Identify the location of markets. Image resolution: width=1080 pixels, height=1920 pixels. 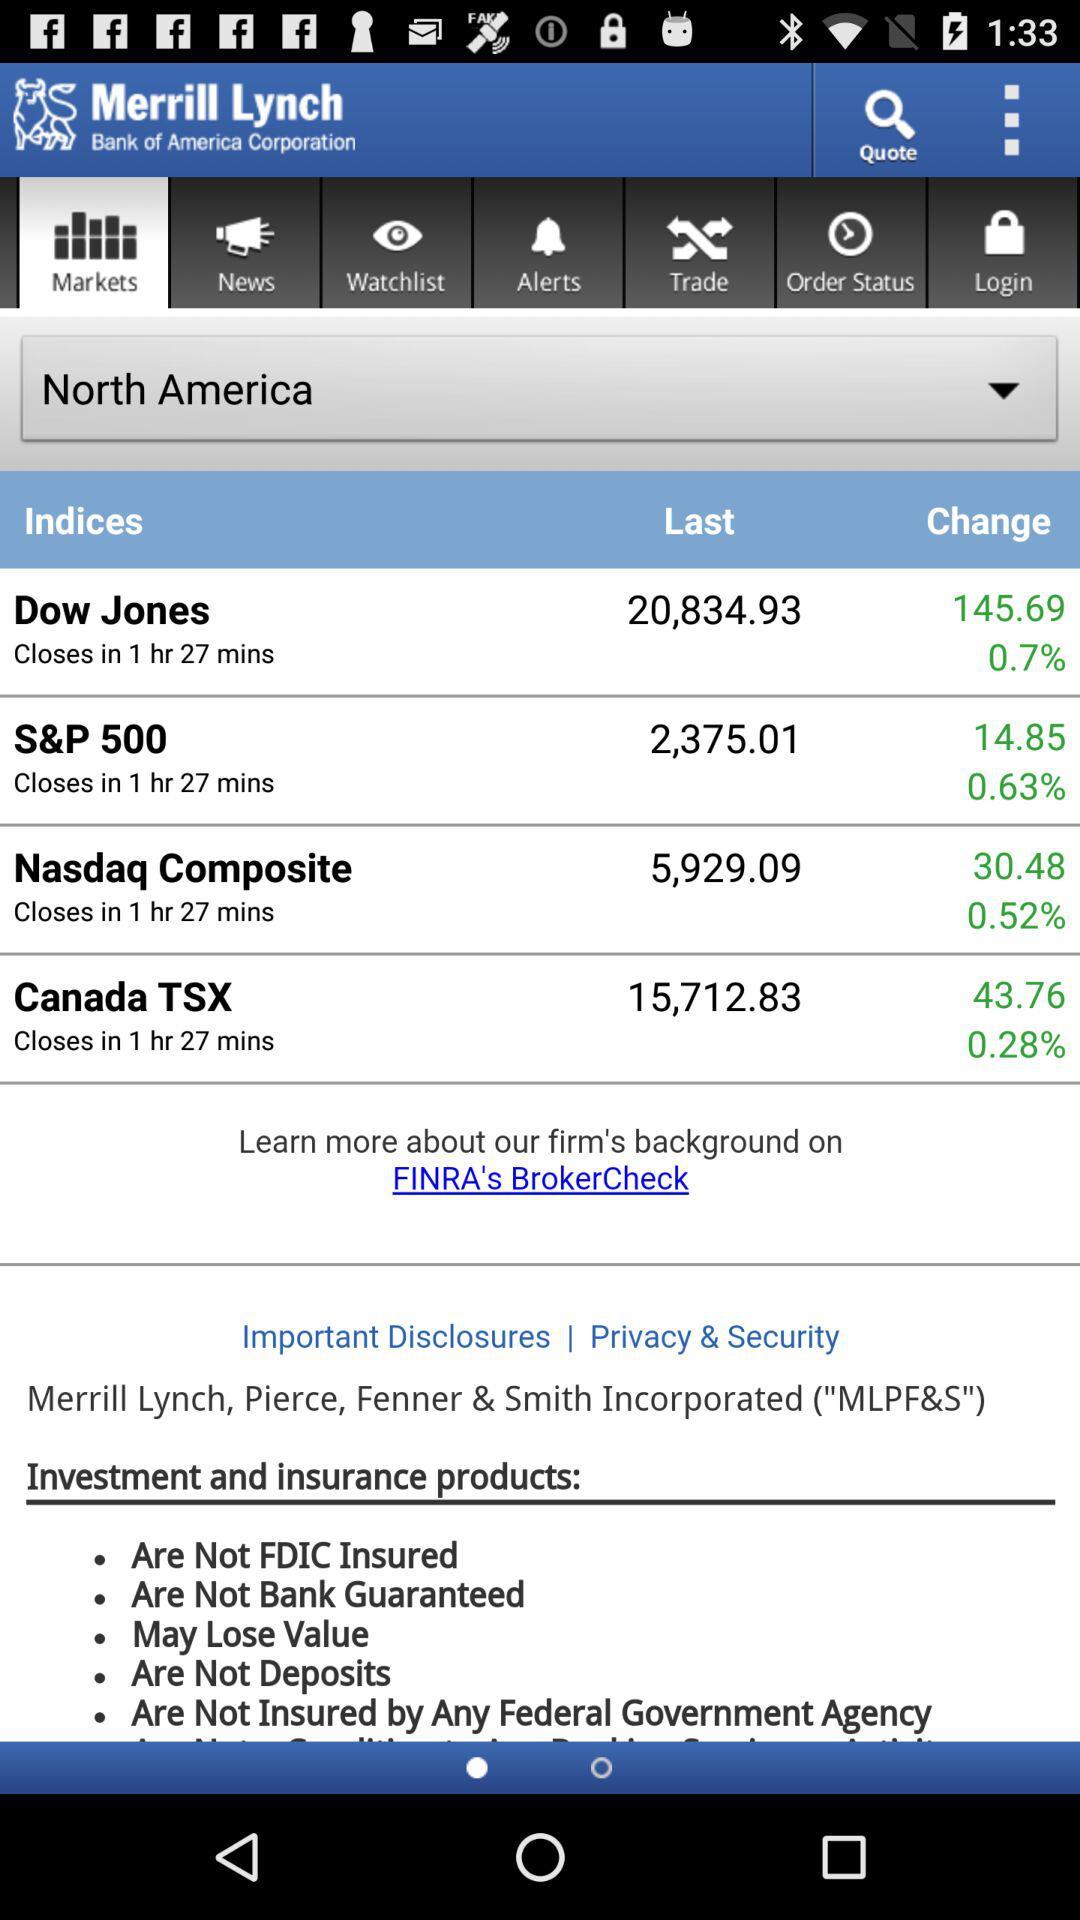
(93, 241).